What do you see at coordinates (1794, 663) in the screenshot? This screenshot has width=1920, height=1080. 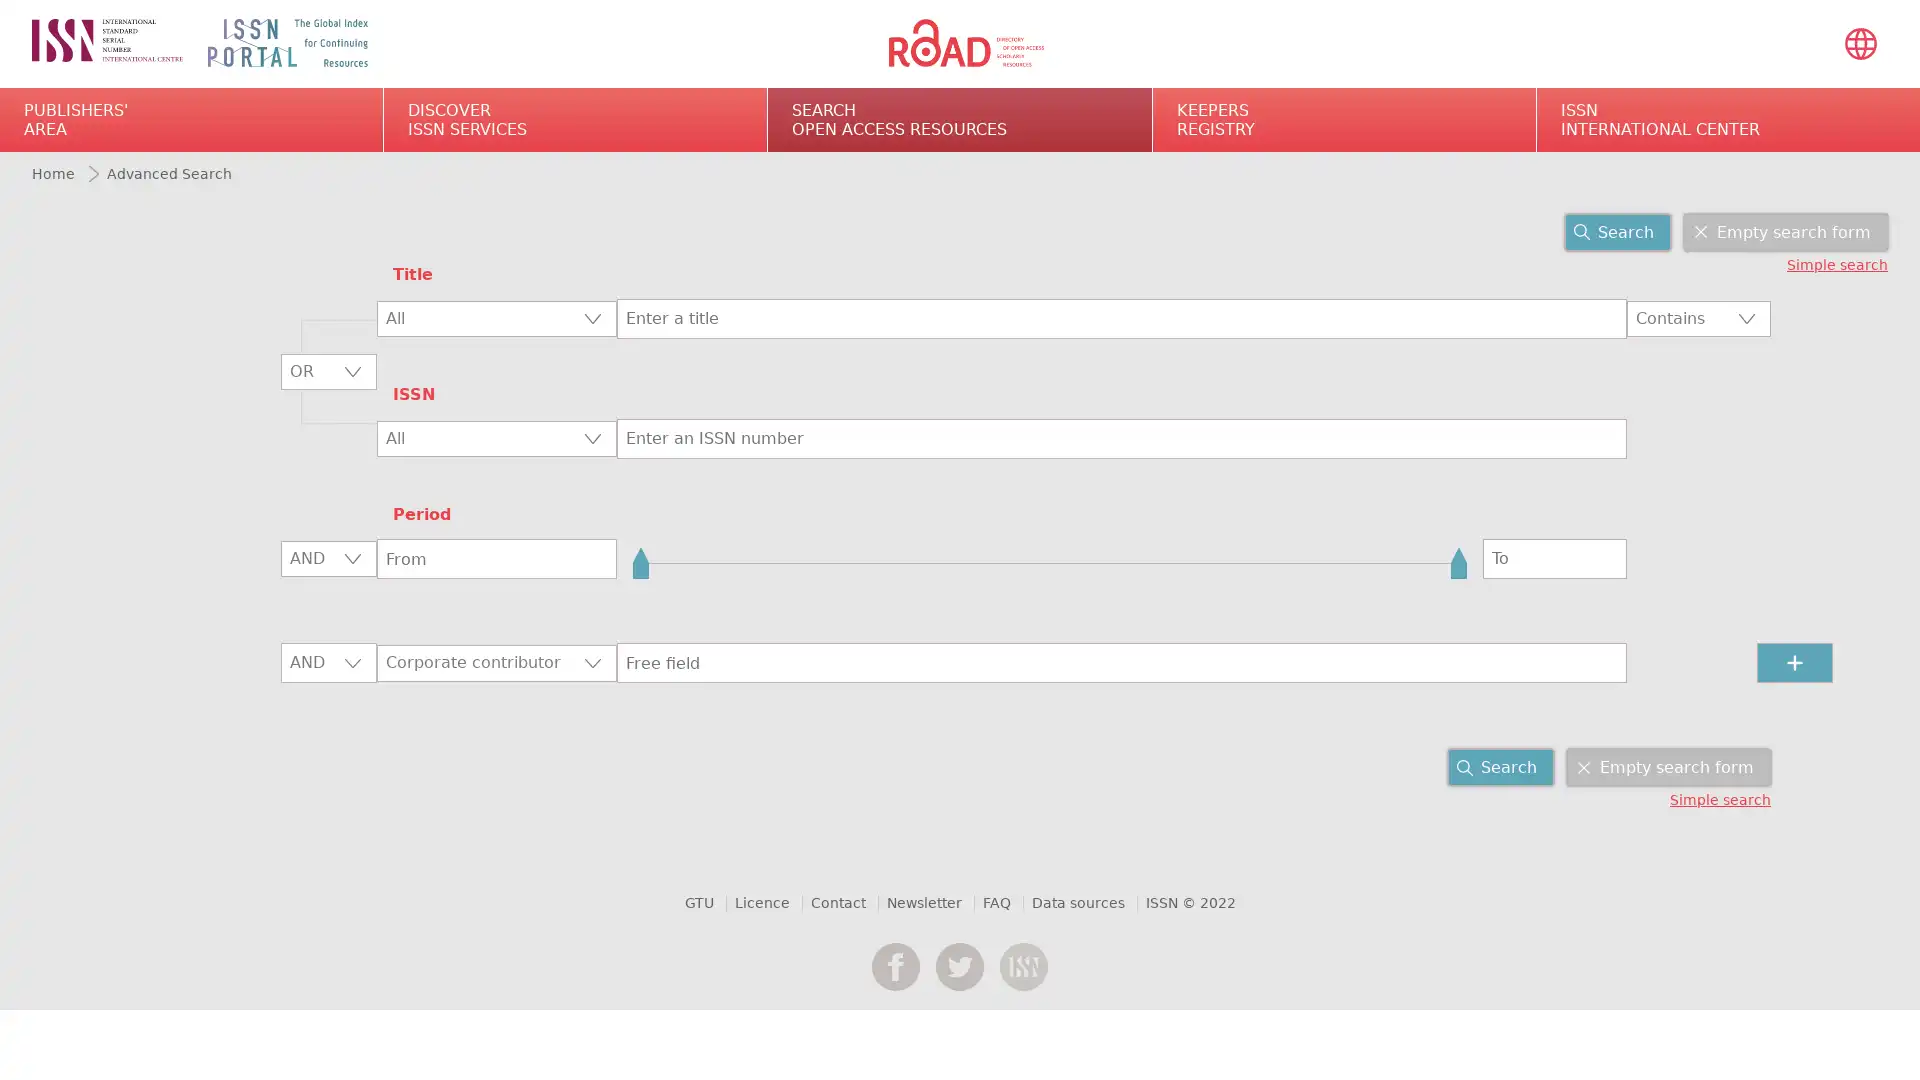 I see `+` at bounding box center [1794, 663].